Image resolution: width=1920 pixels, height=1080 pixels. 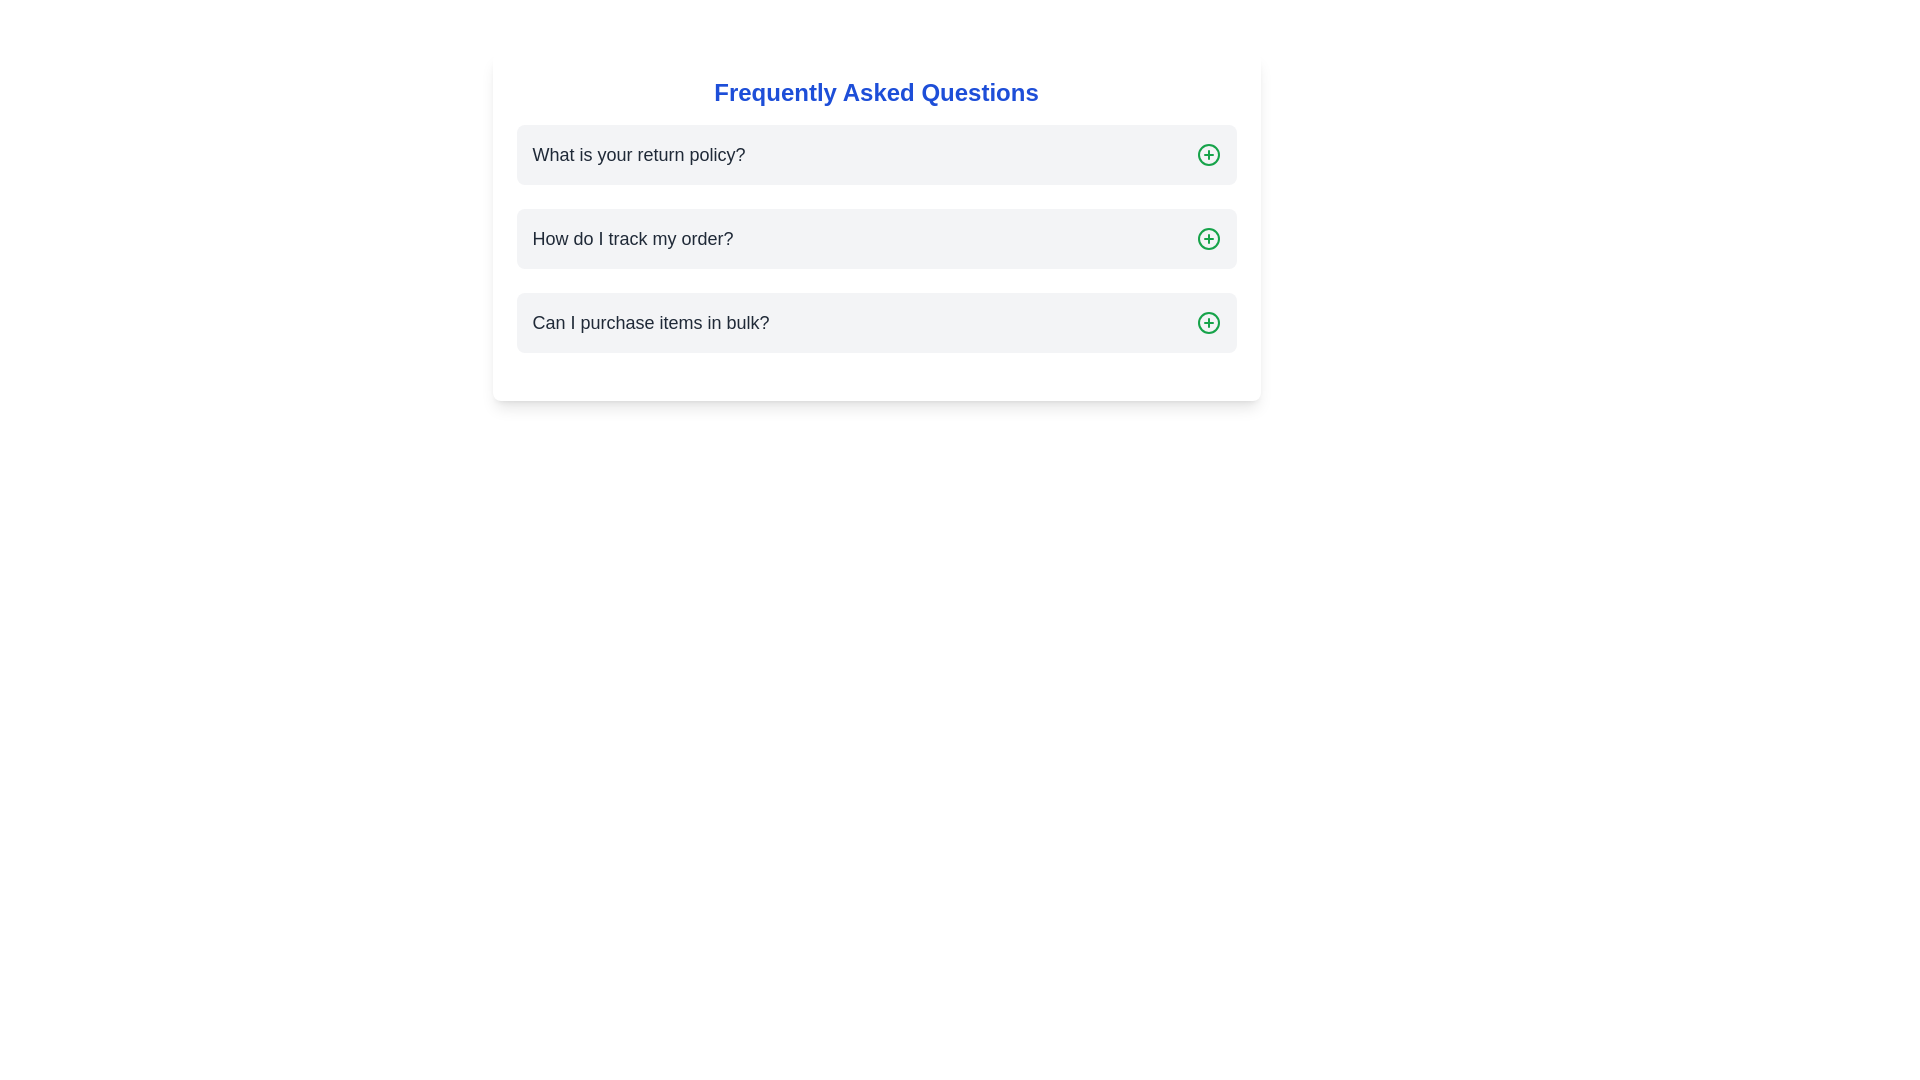 I want to click on the circular green-bordered button with a '+' sign located at the rightmost end of the third row in the FAQ section, so click(x=1207, y=322).